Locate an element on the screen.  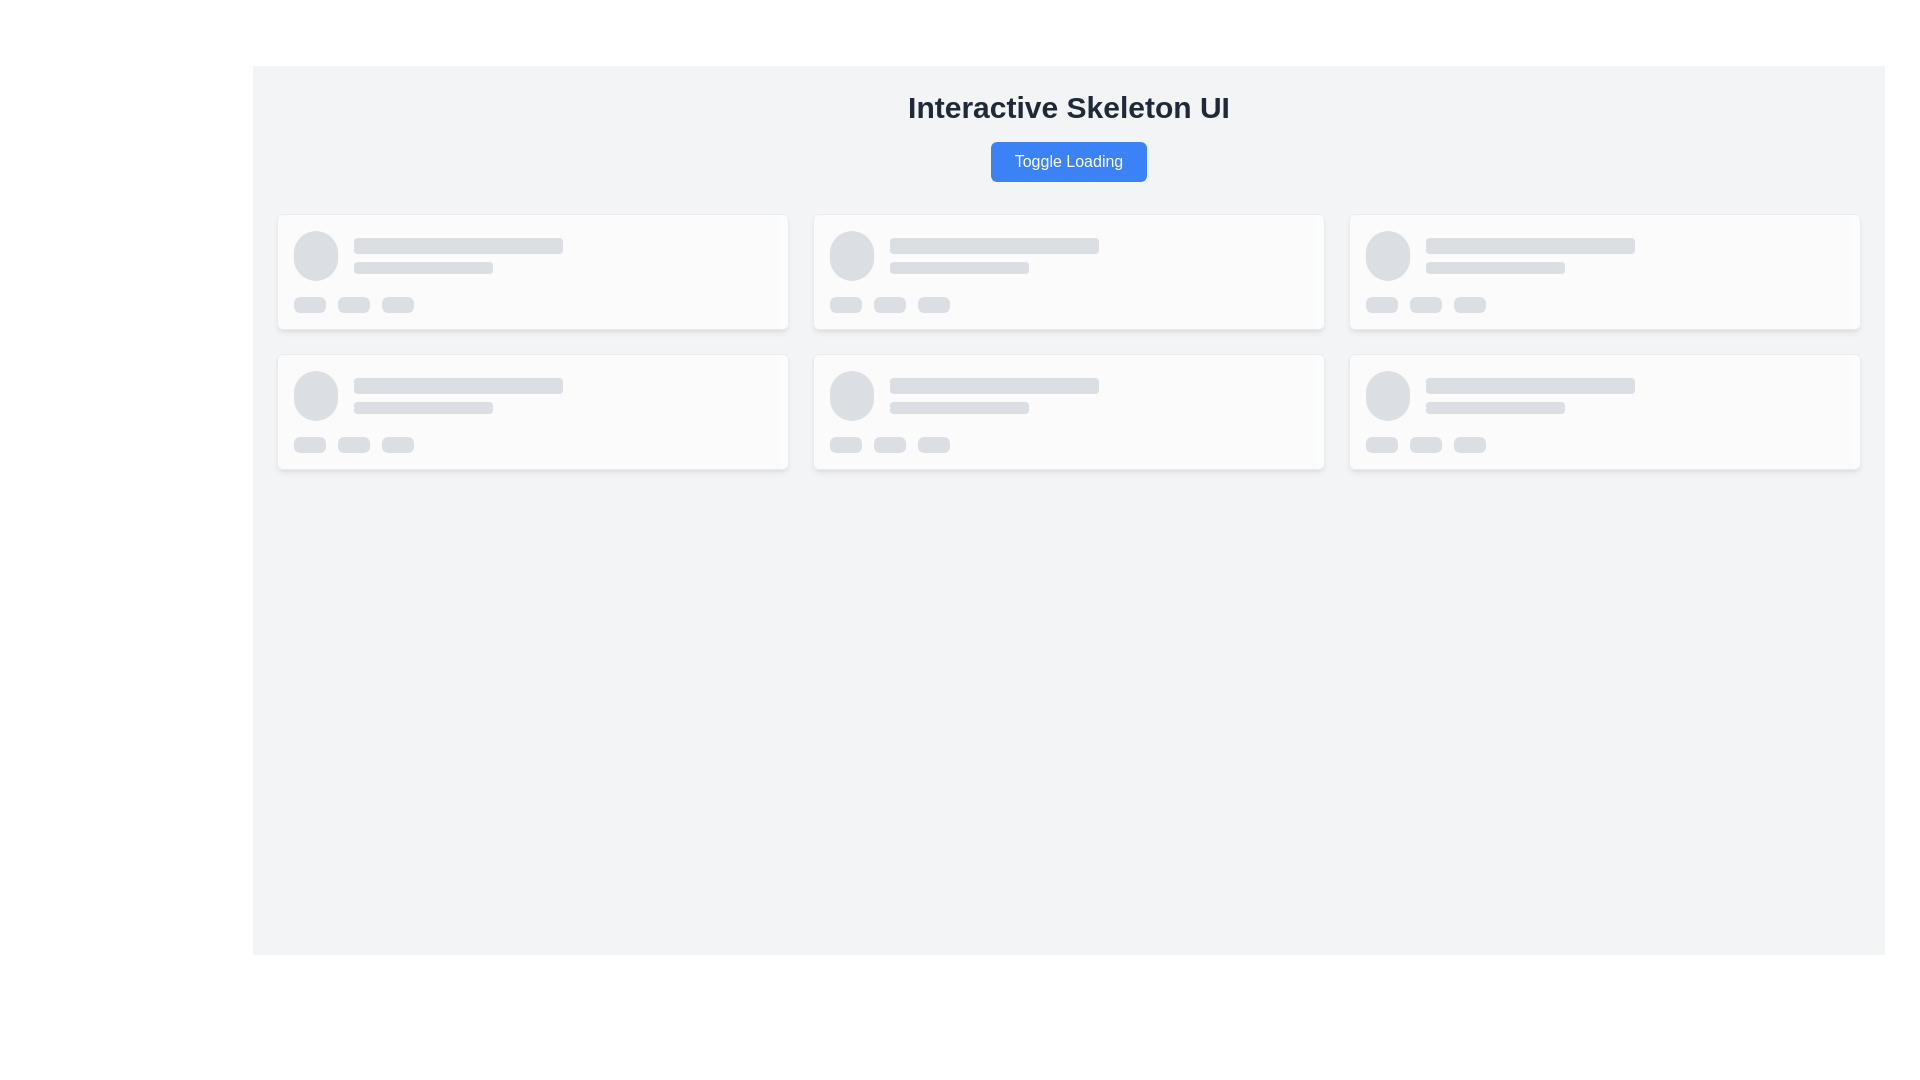
the skeleton loading placeholder located in the bottom row, second slot from the left, indicating that data is being loaded is located at coordinates (1068, 411).